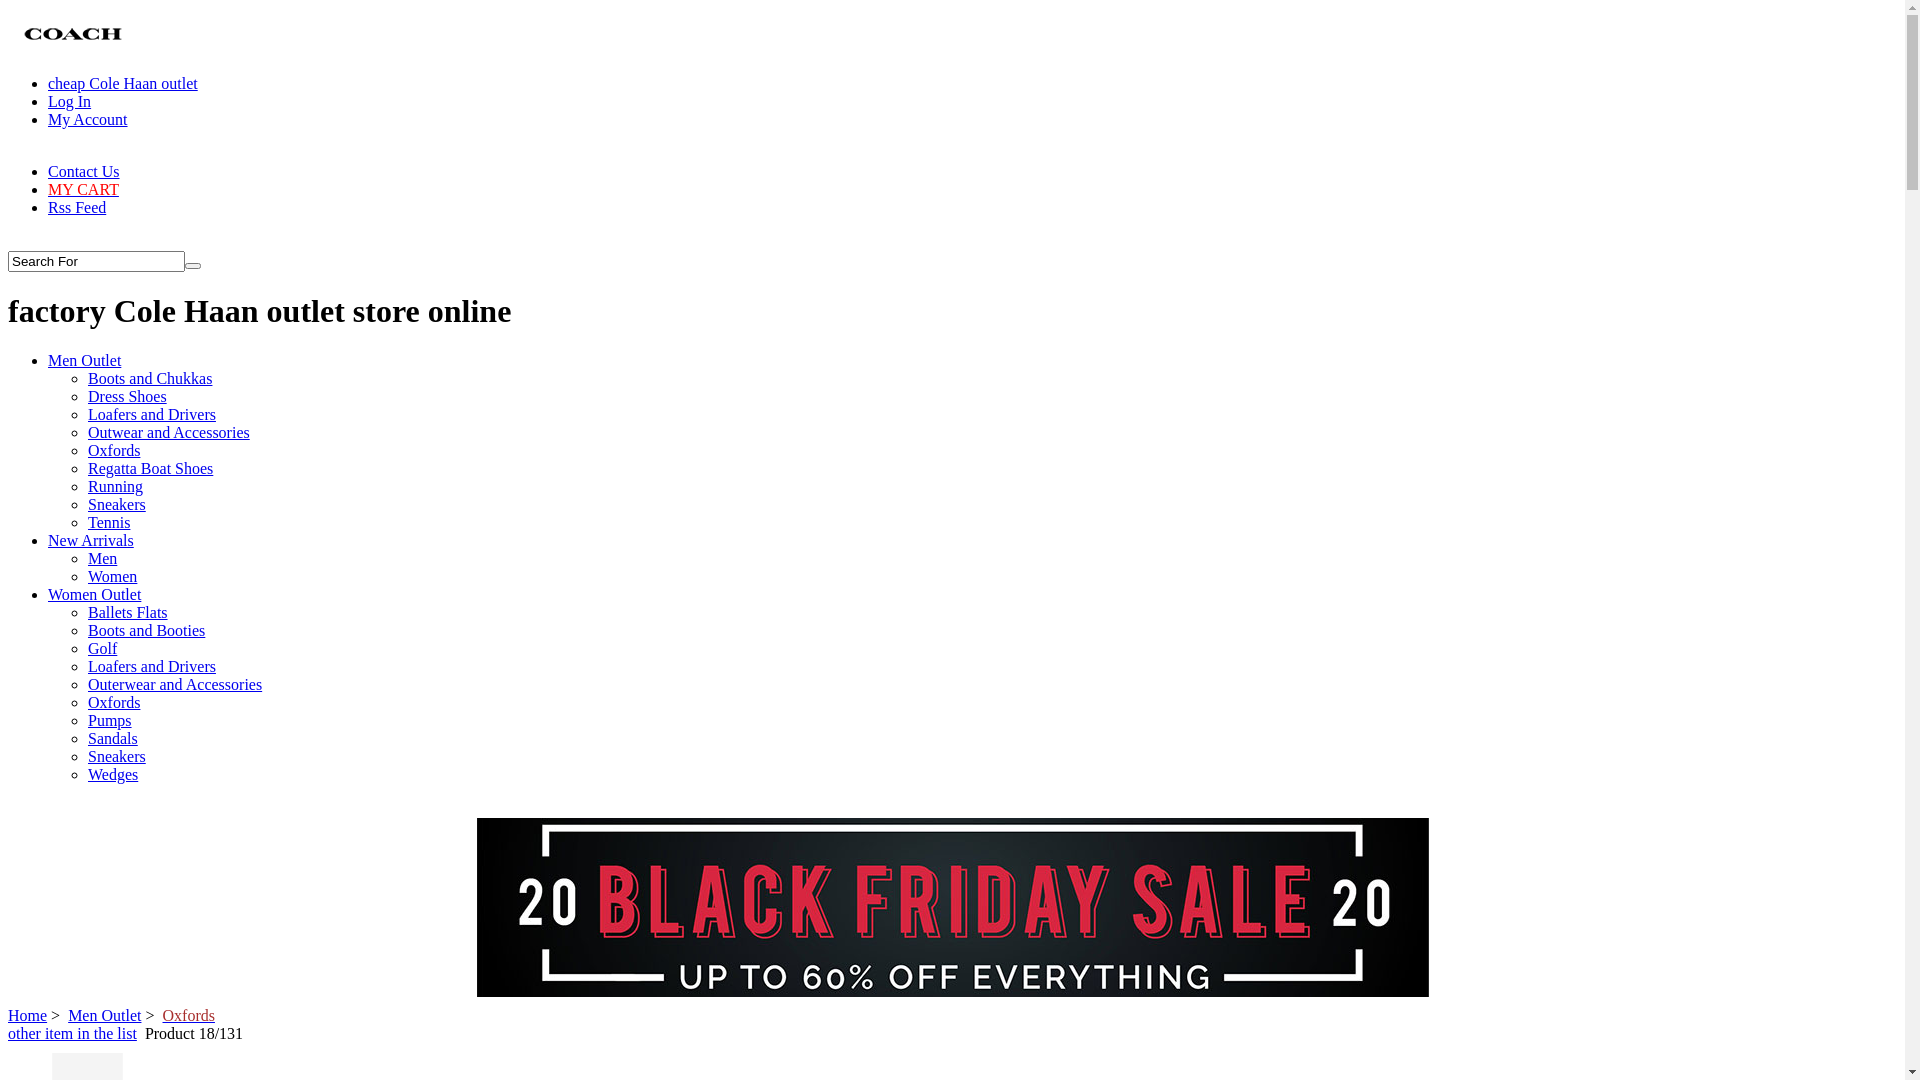 Image resolution: width=1920 pixels, height=1080 pixels. What do you see at coordinates (86, 119) in the screenshot?
I see `'My Account'` at bounding box center [86, 119].